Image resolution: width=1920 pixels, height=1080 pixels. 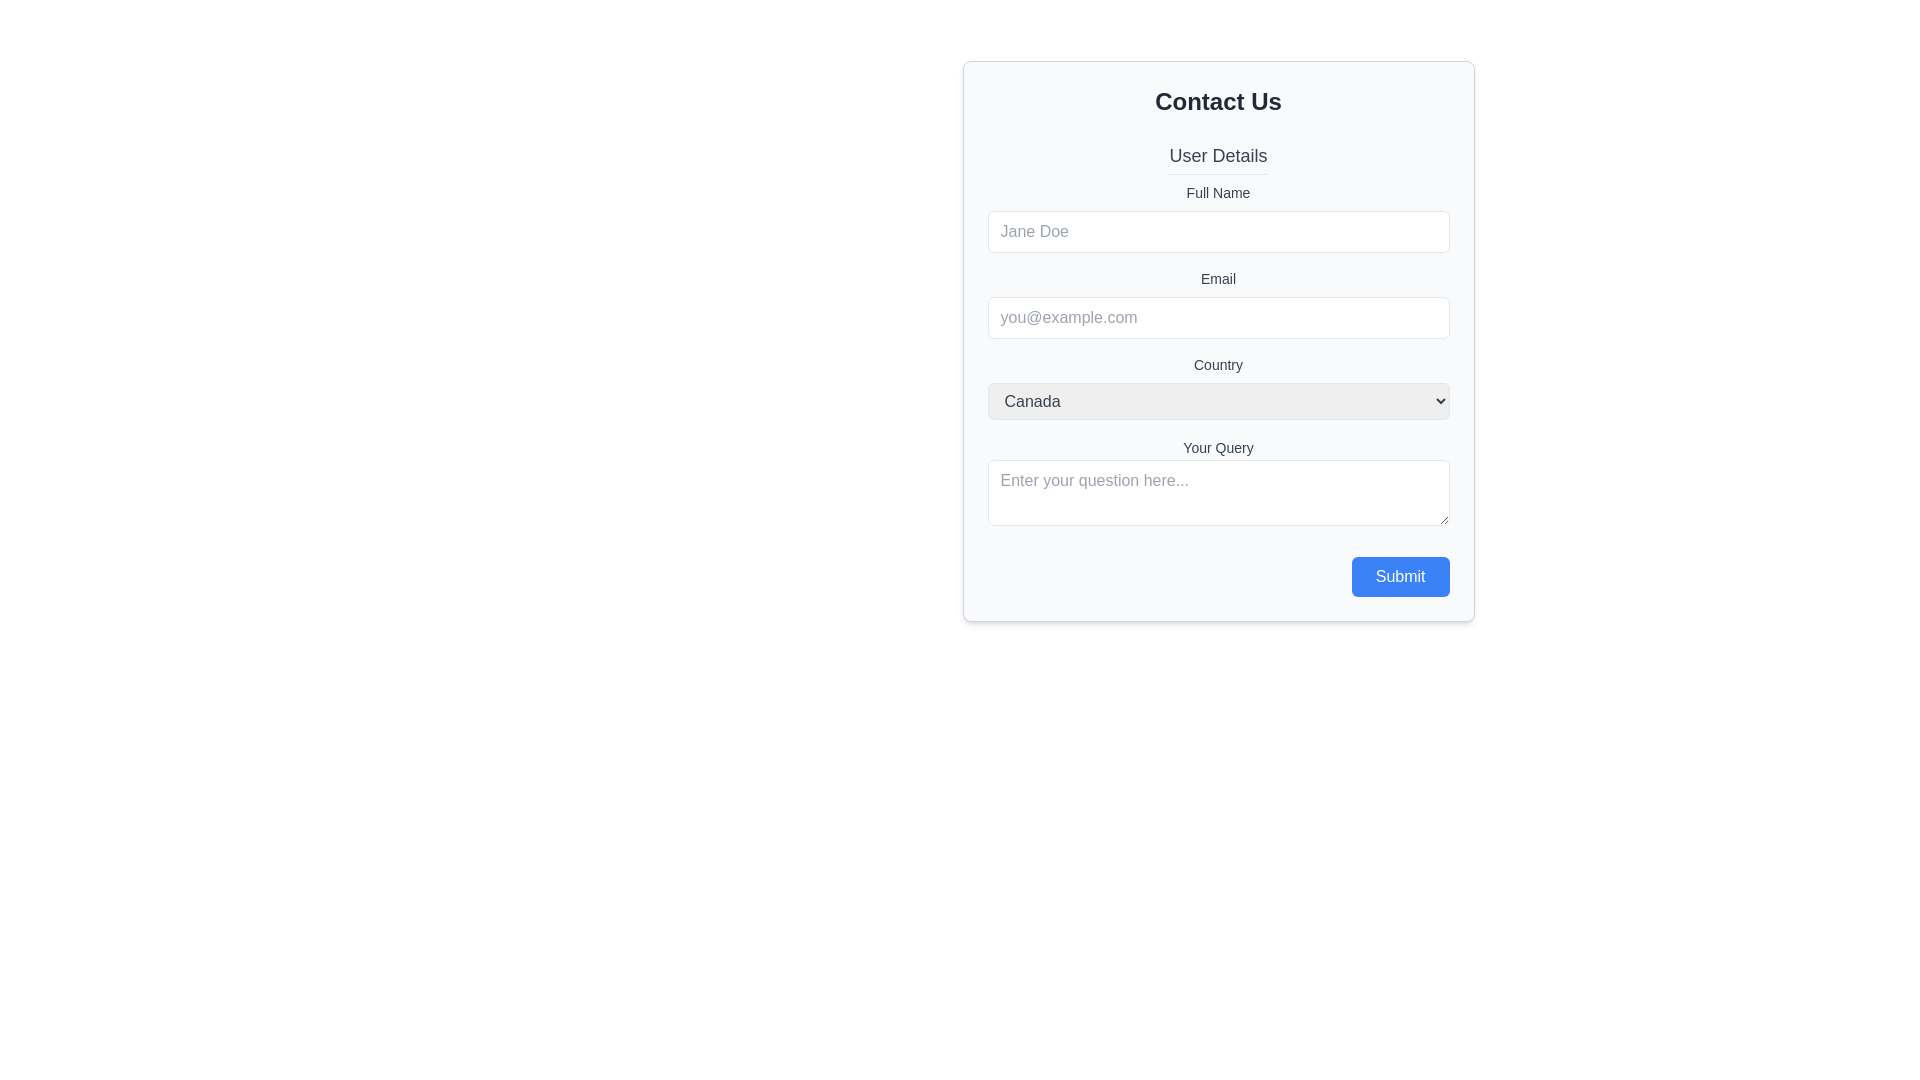 I want to click on the blue 'Submit' button located at the bottom-right corner of the form, so click(x=1399, y=577).